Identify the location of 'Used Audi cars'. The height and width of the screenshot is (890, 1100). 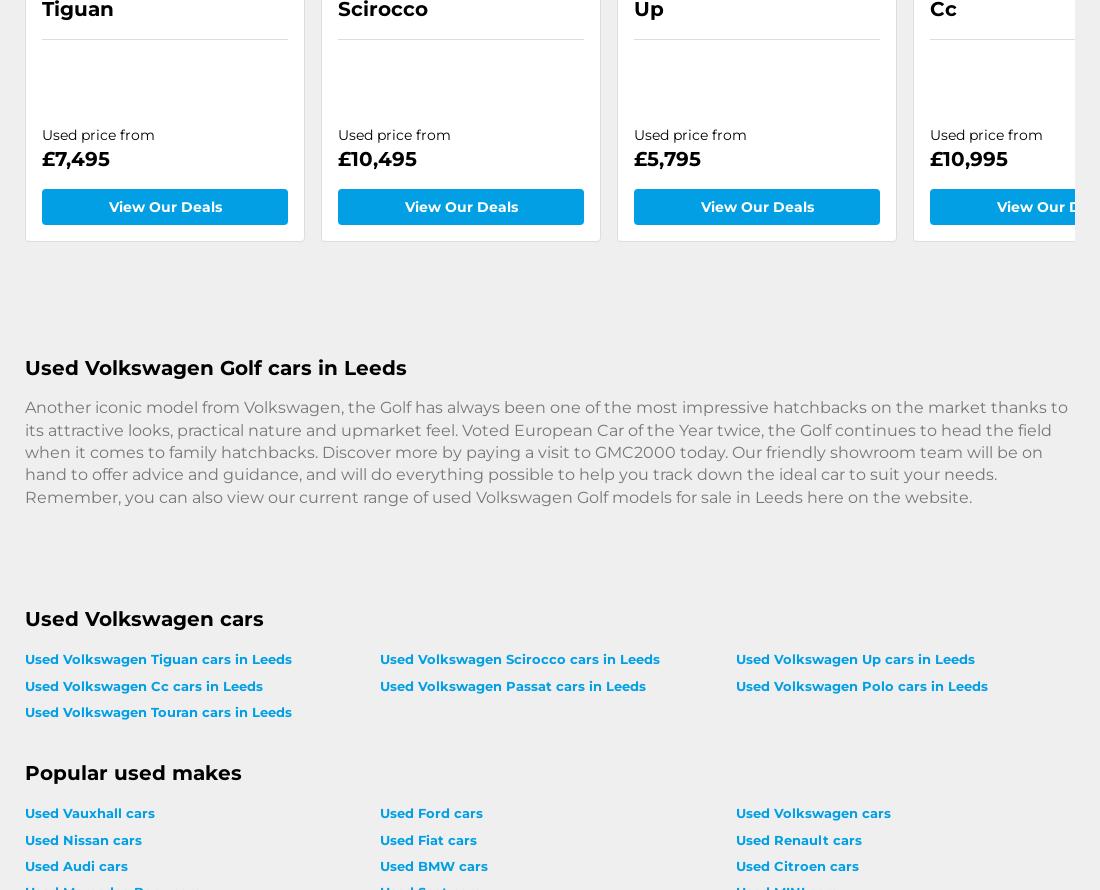
(23, 864).